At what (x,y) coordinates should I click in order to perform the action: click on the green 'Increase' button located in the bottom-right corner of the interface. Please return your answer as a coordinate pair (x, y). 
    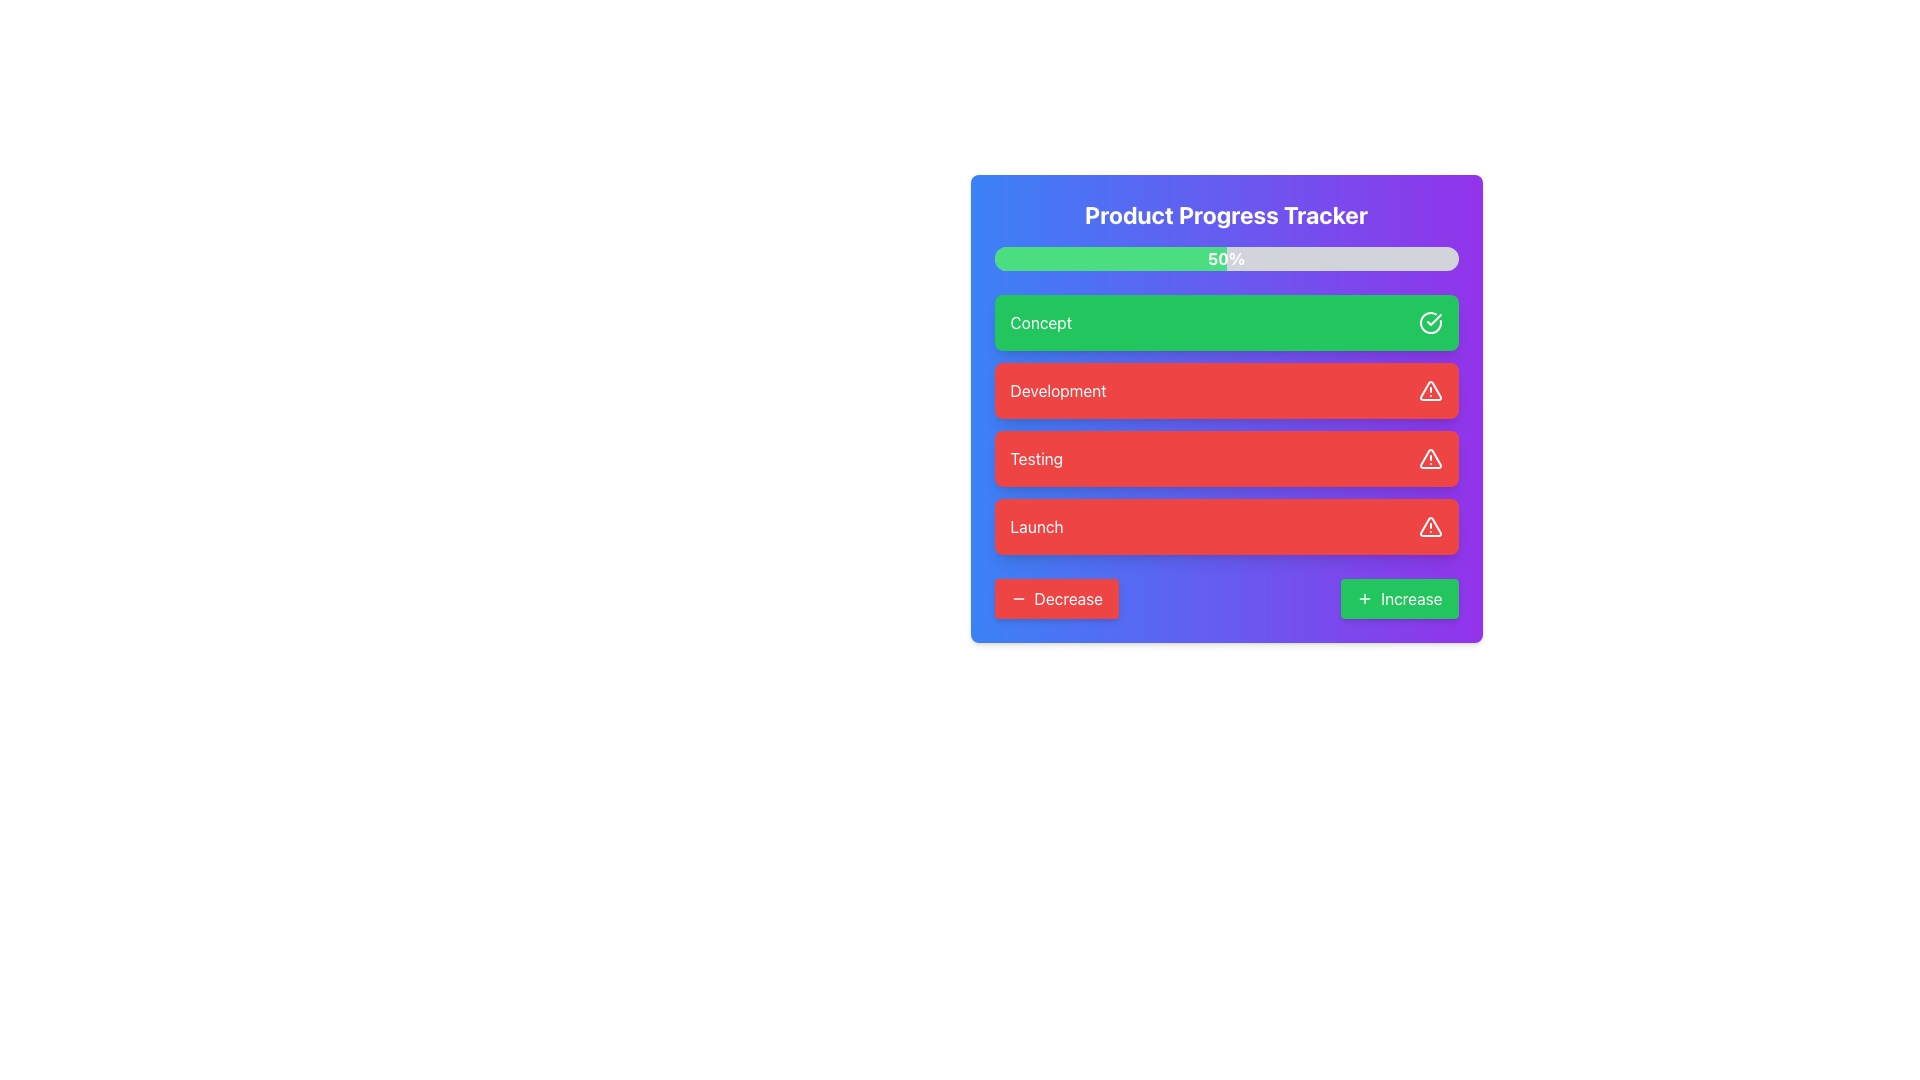
    Looking at the image, I should click on (1398, 597).